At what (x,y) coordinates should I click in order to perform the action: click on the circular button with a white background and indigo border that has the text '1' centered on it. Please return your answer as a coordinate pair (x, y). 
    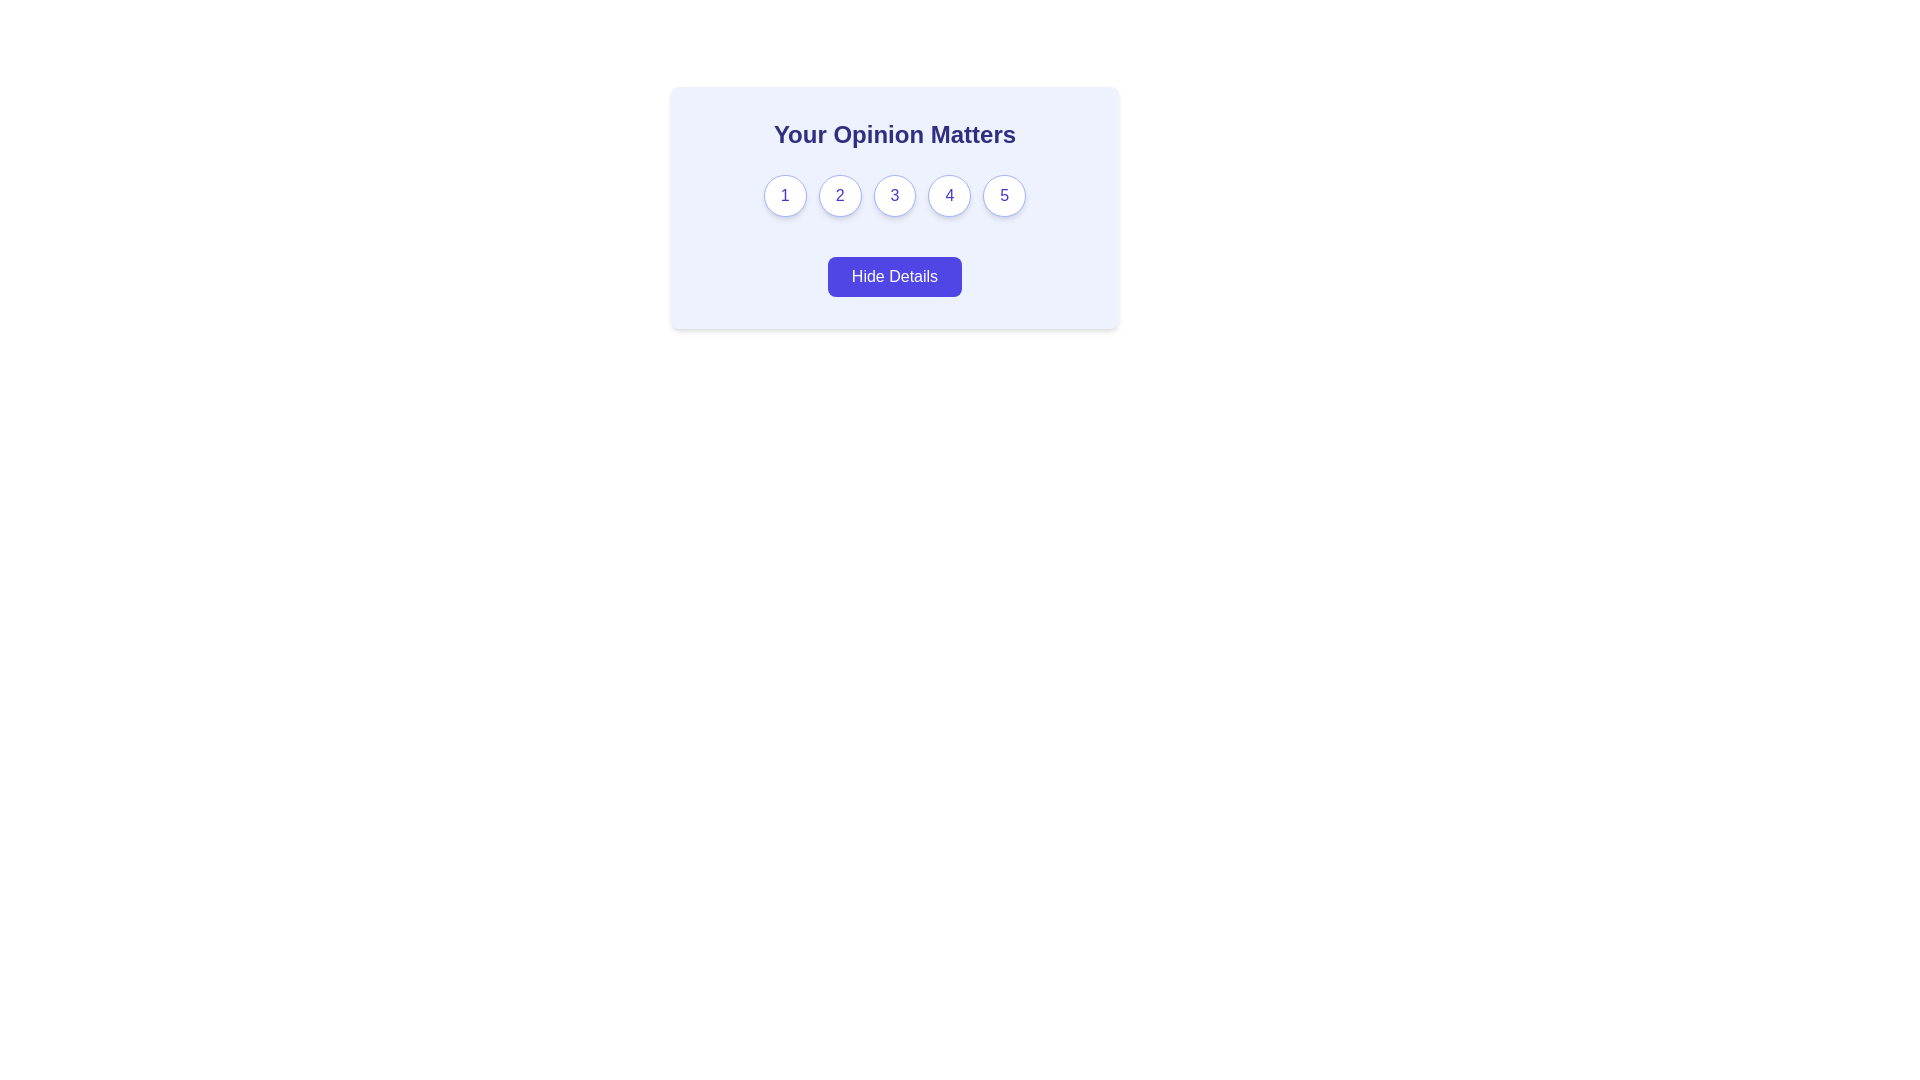
    Looking at the image, I should click on (784, 196).